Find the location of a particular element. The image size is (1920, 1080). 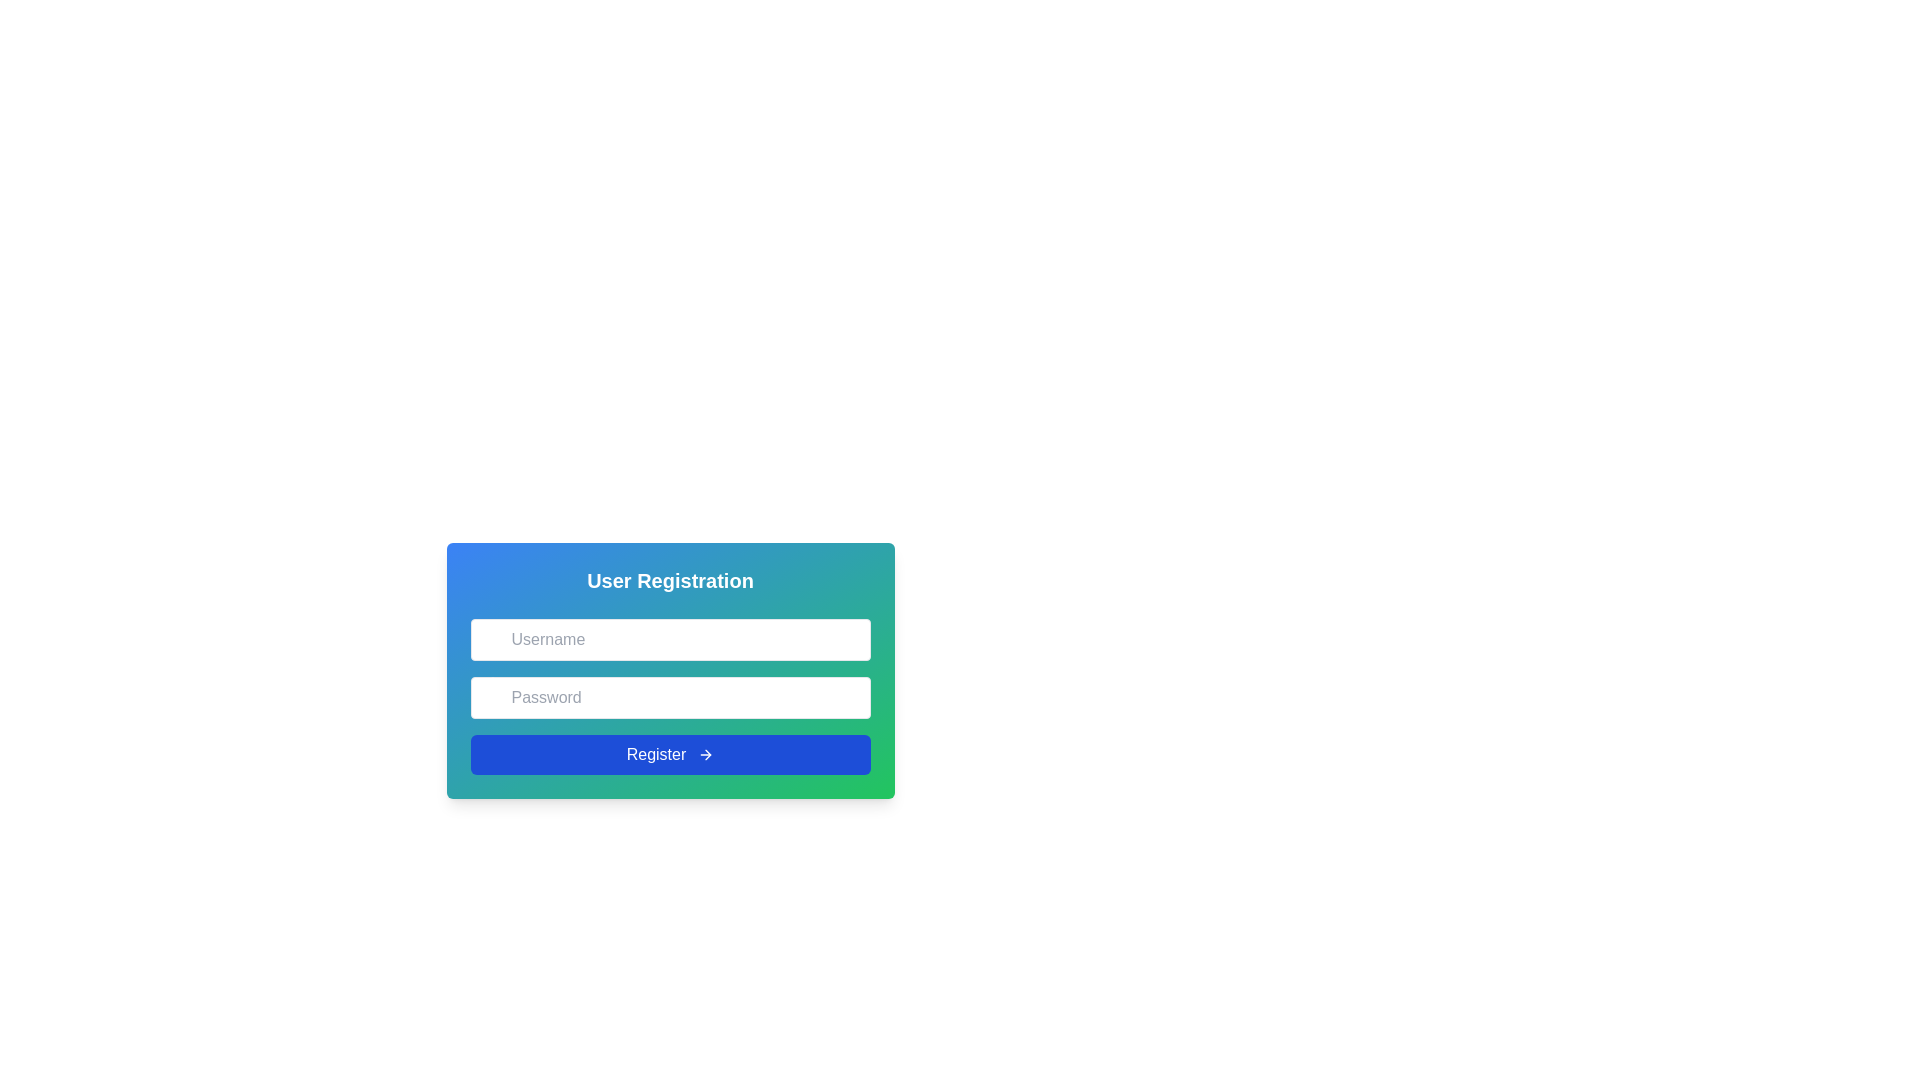

the submit button located below the input fields for 'Username' and 'Password' in the user registration form is located at coordinates (670, 755).